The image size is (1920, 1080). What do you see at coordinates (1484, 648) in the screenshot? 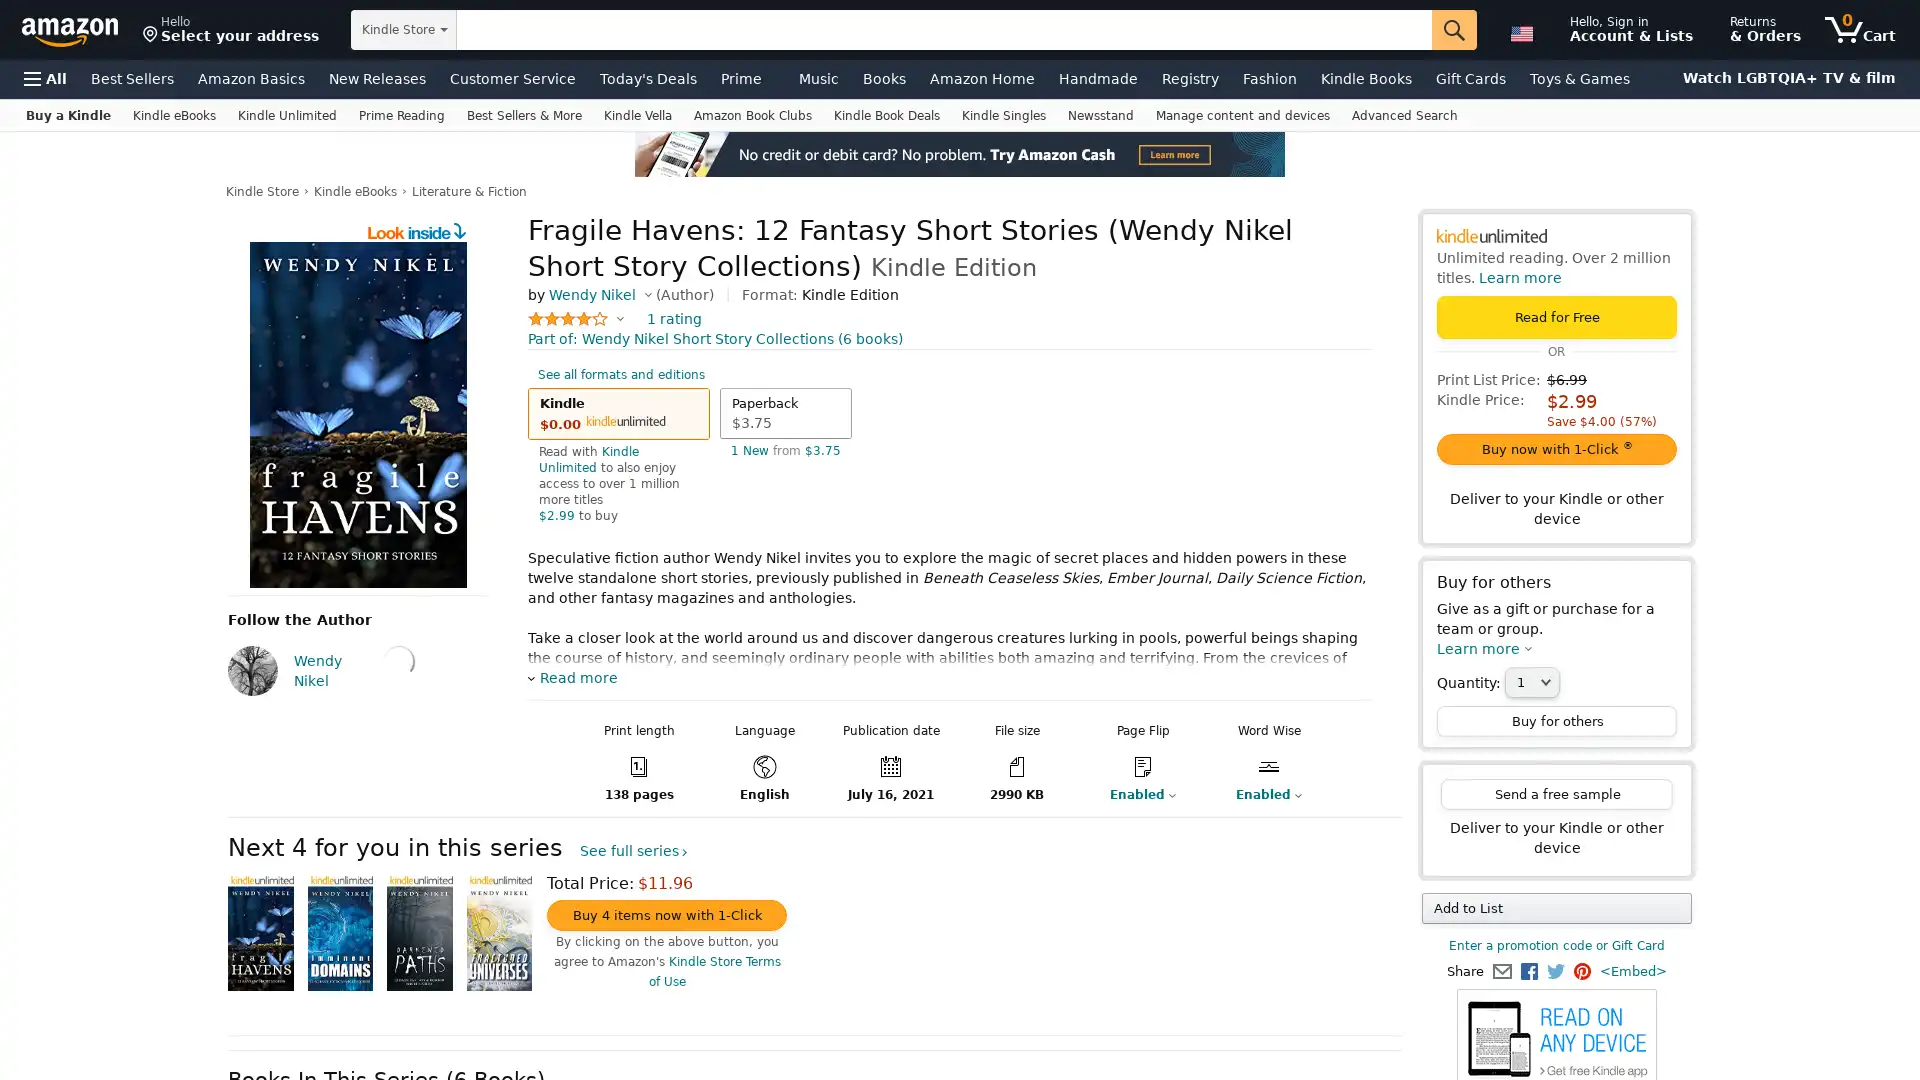
I see `Learn more` at bounding box center [1484, 648].